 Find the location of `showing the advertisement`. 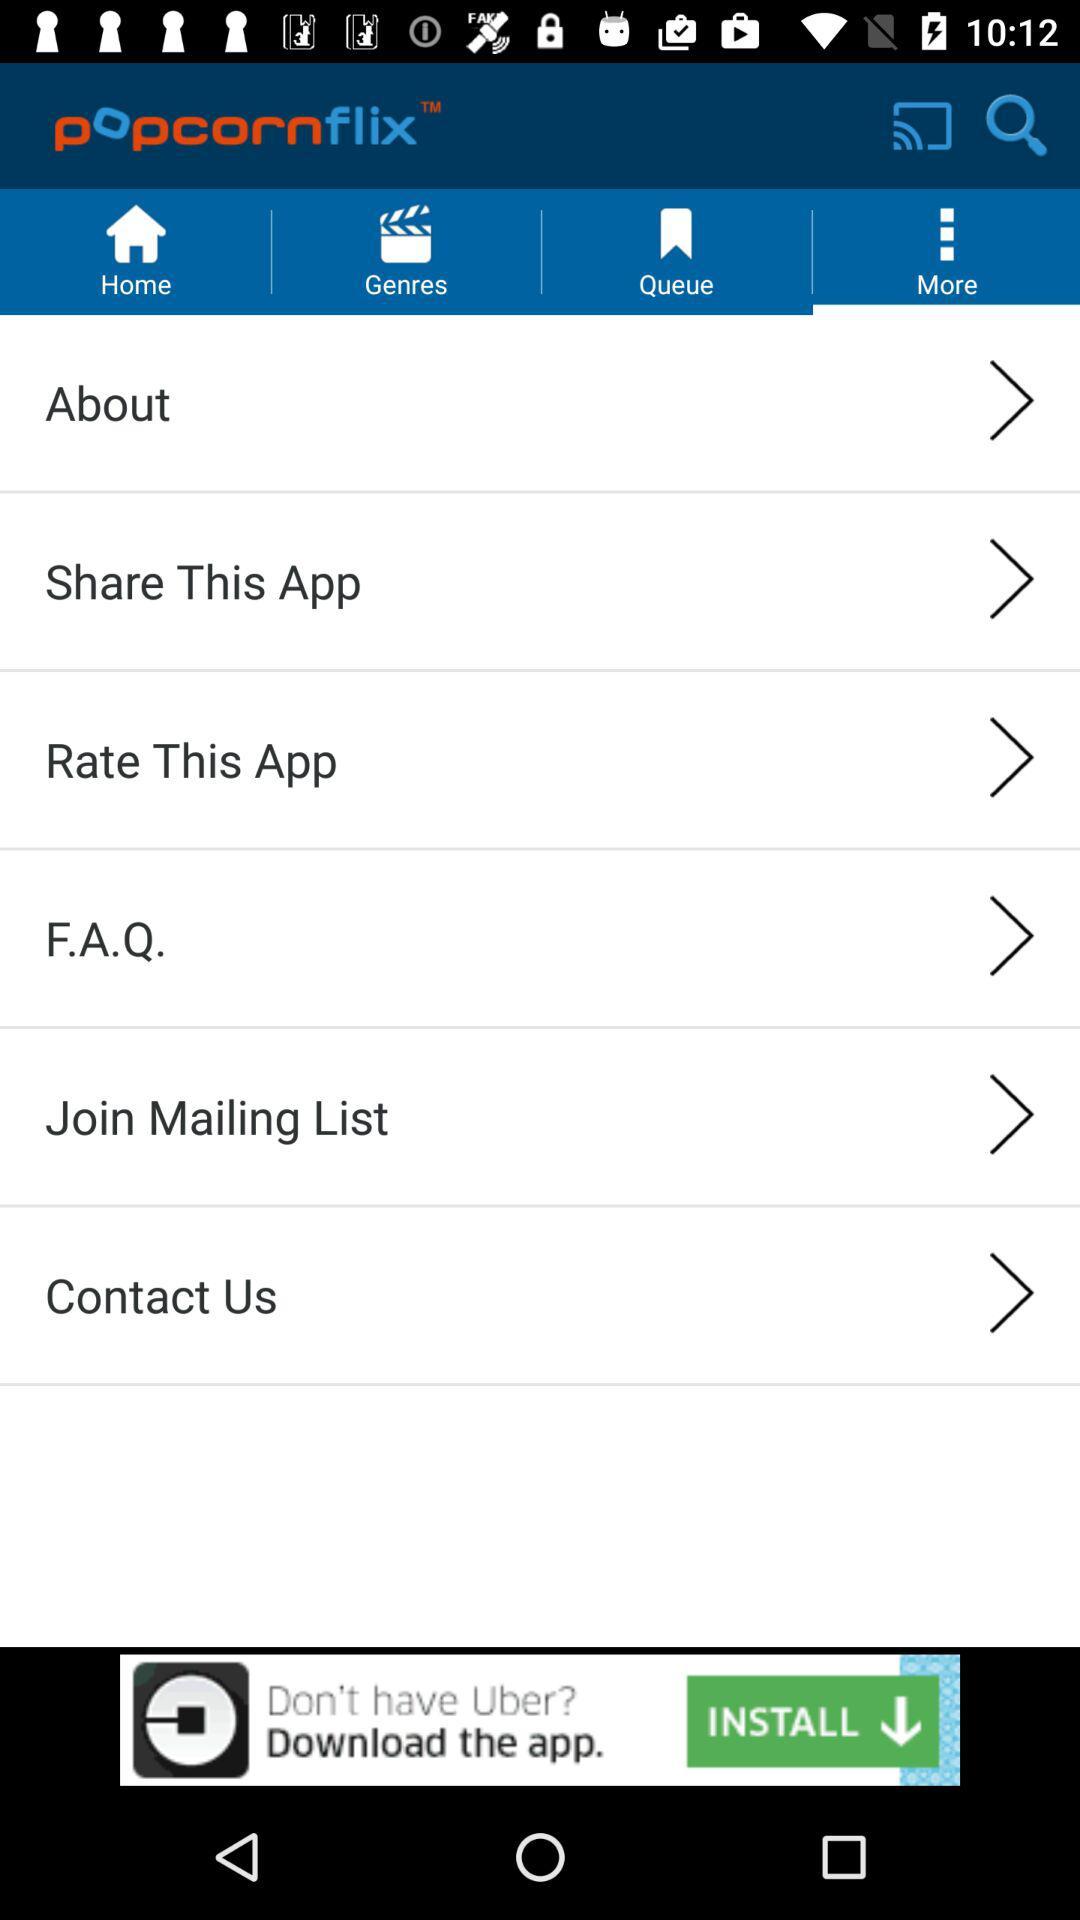

showing the advertisement is located at coordinates (540, 1719).